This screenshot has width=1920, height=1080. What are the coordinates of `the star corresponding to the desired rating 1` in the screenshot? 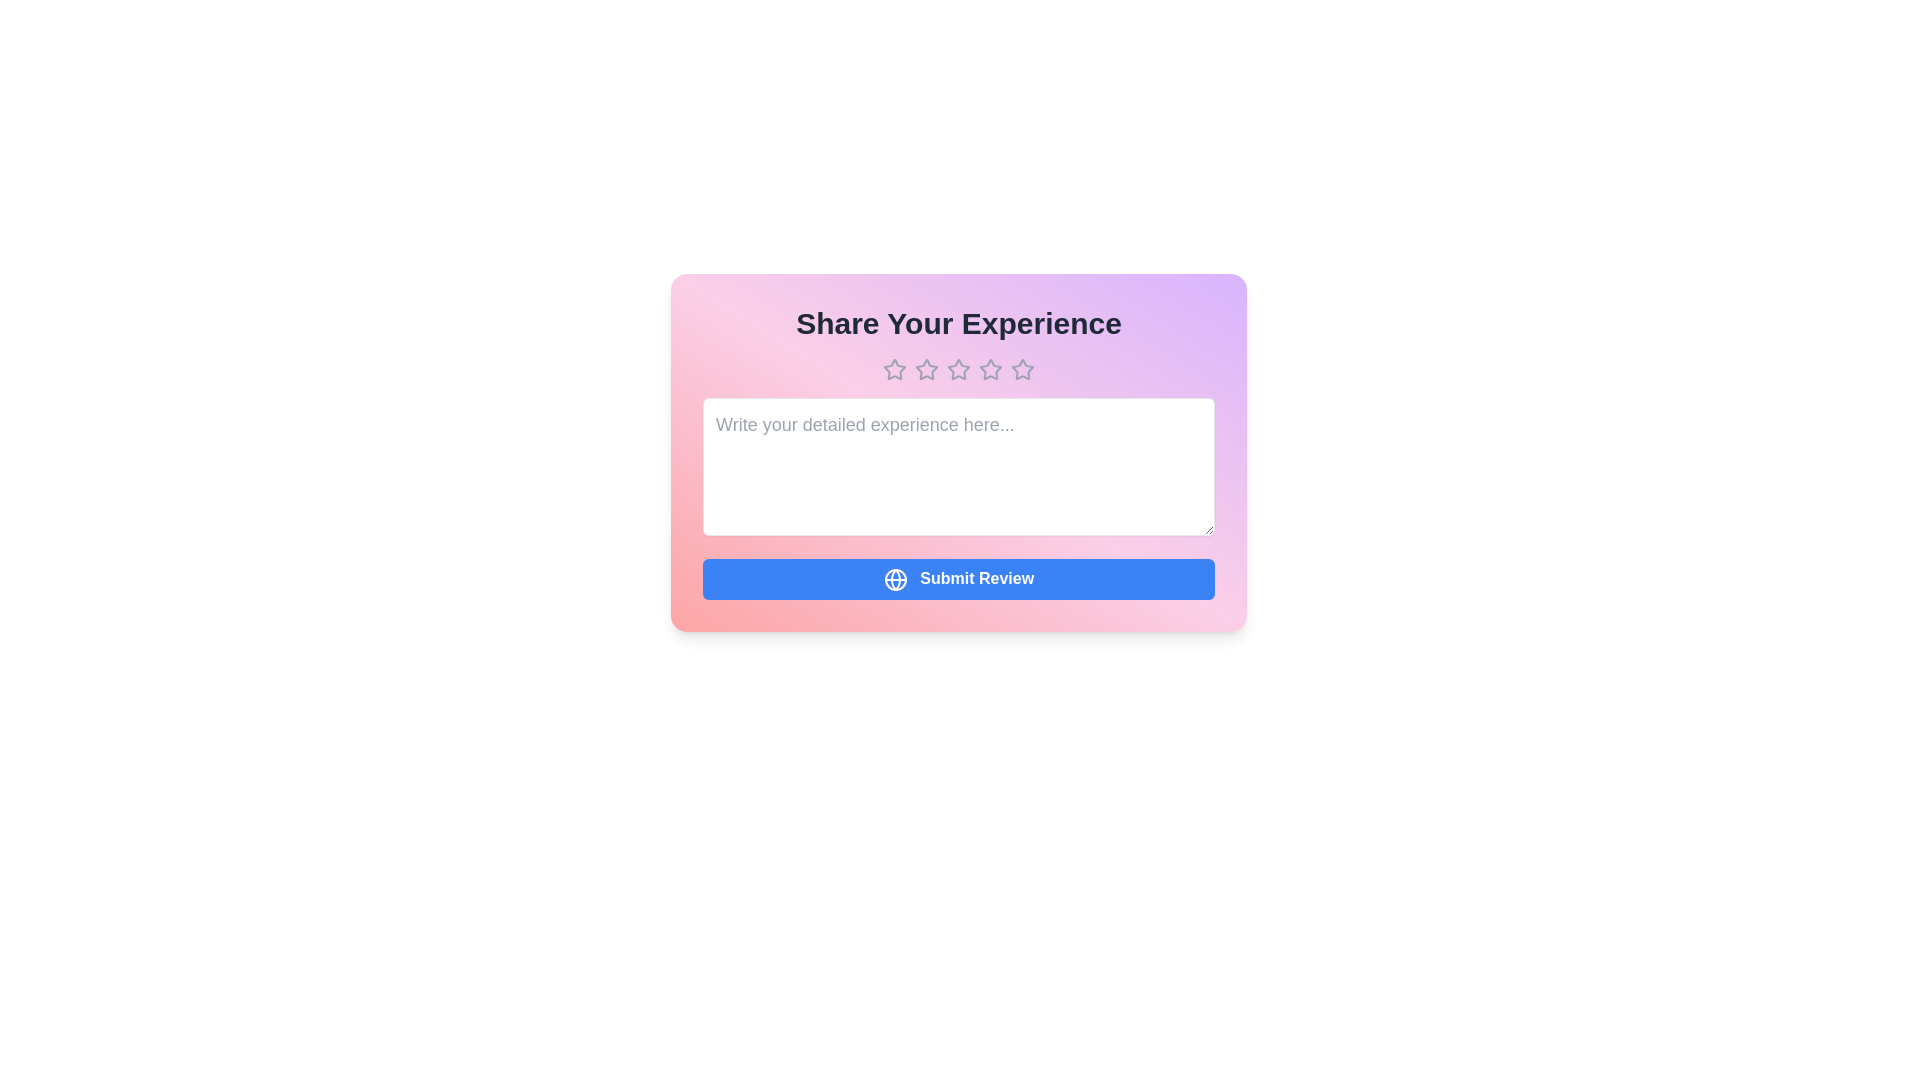 It's located at (893, 370).